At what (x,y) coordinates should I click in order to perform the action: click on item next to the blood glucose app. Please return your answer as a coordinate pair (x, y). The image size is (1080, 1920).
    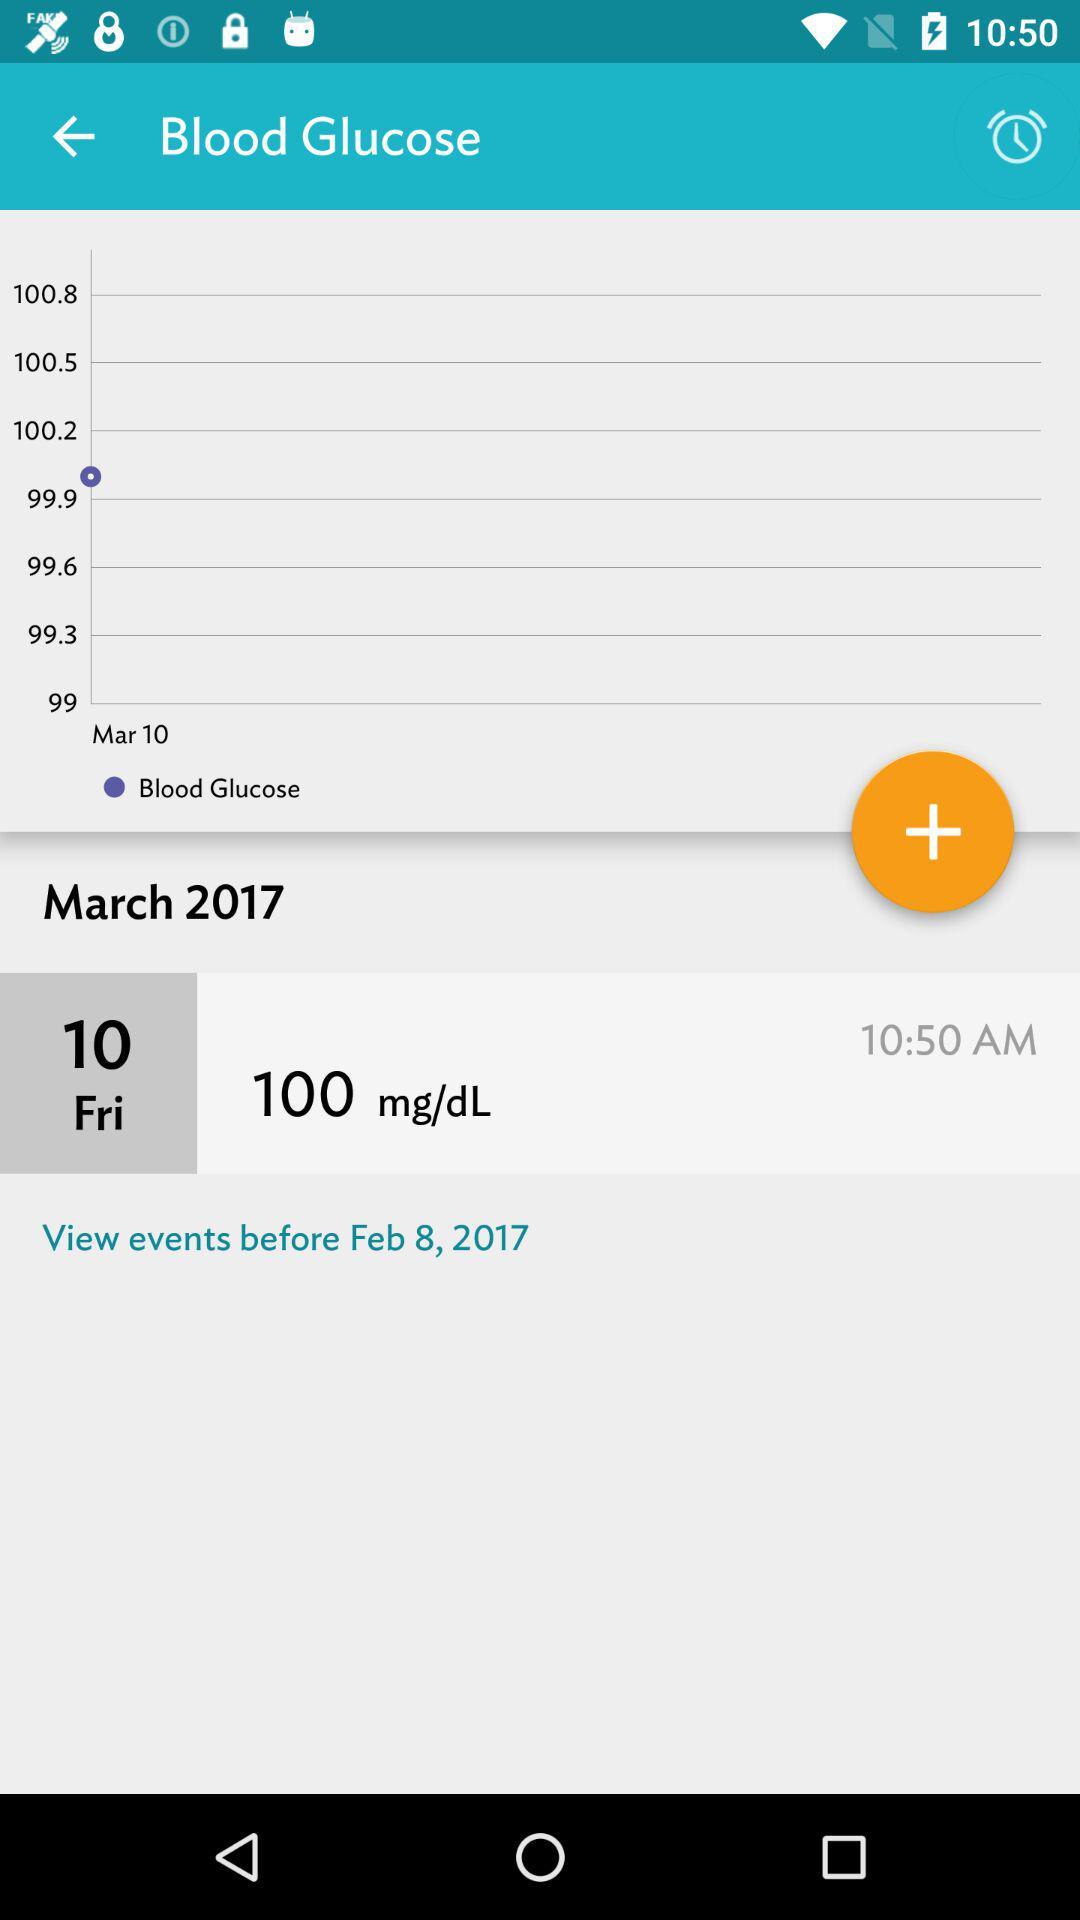
    Looking at the image, I should click on (72, 135).